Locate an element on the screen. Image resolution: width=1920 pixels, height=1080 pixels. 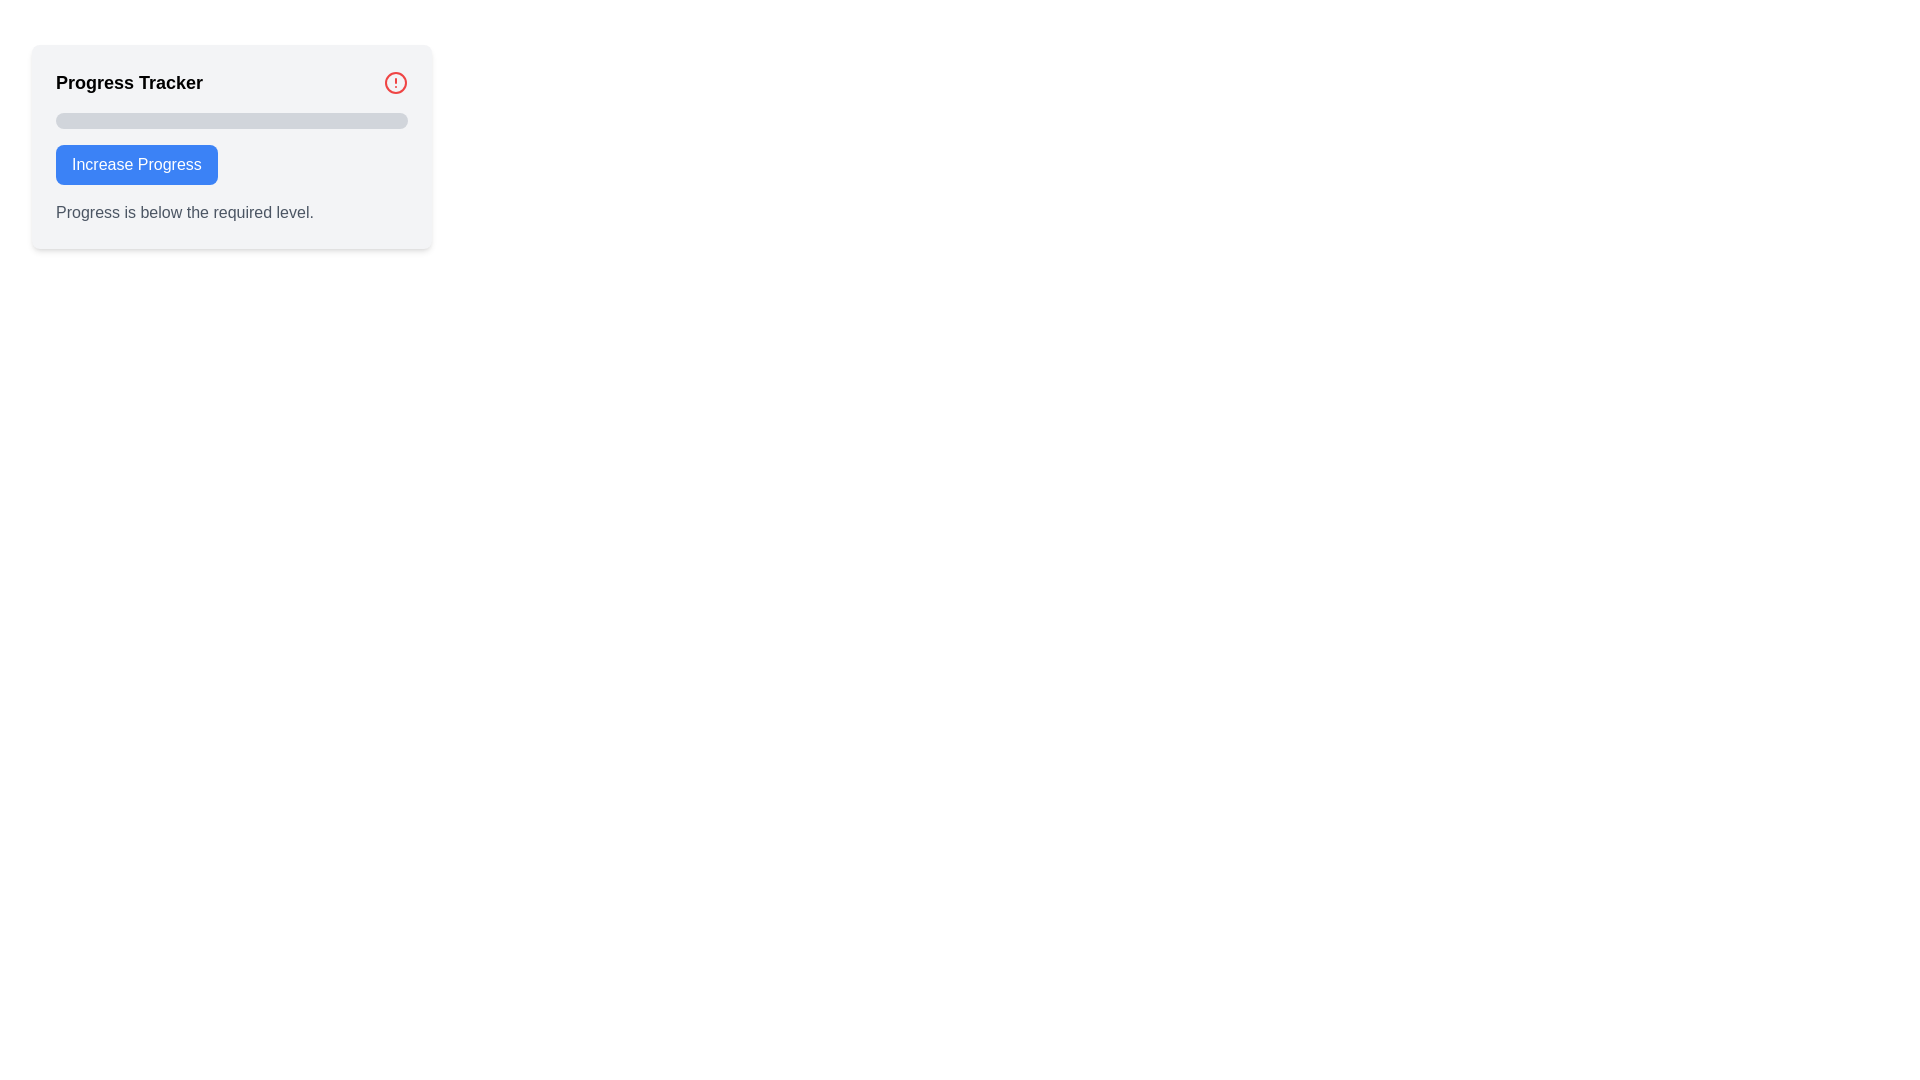
the 'Increase Progress' button, which has a blue background and white text, located within the 'Progress Tracker' section beneath the progress bar is located at coordinates (135, 164).